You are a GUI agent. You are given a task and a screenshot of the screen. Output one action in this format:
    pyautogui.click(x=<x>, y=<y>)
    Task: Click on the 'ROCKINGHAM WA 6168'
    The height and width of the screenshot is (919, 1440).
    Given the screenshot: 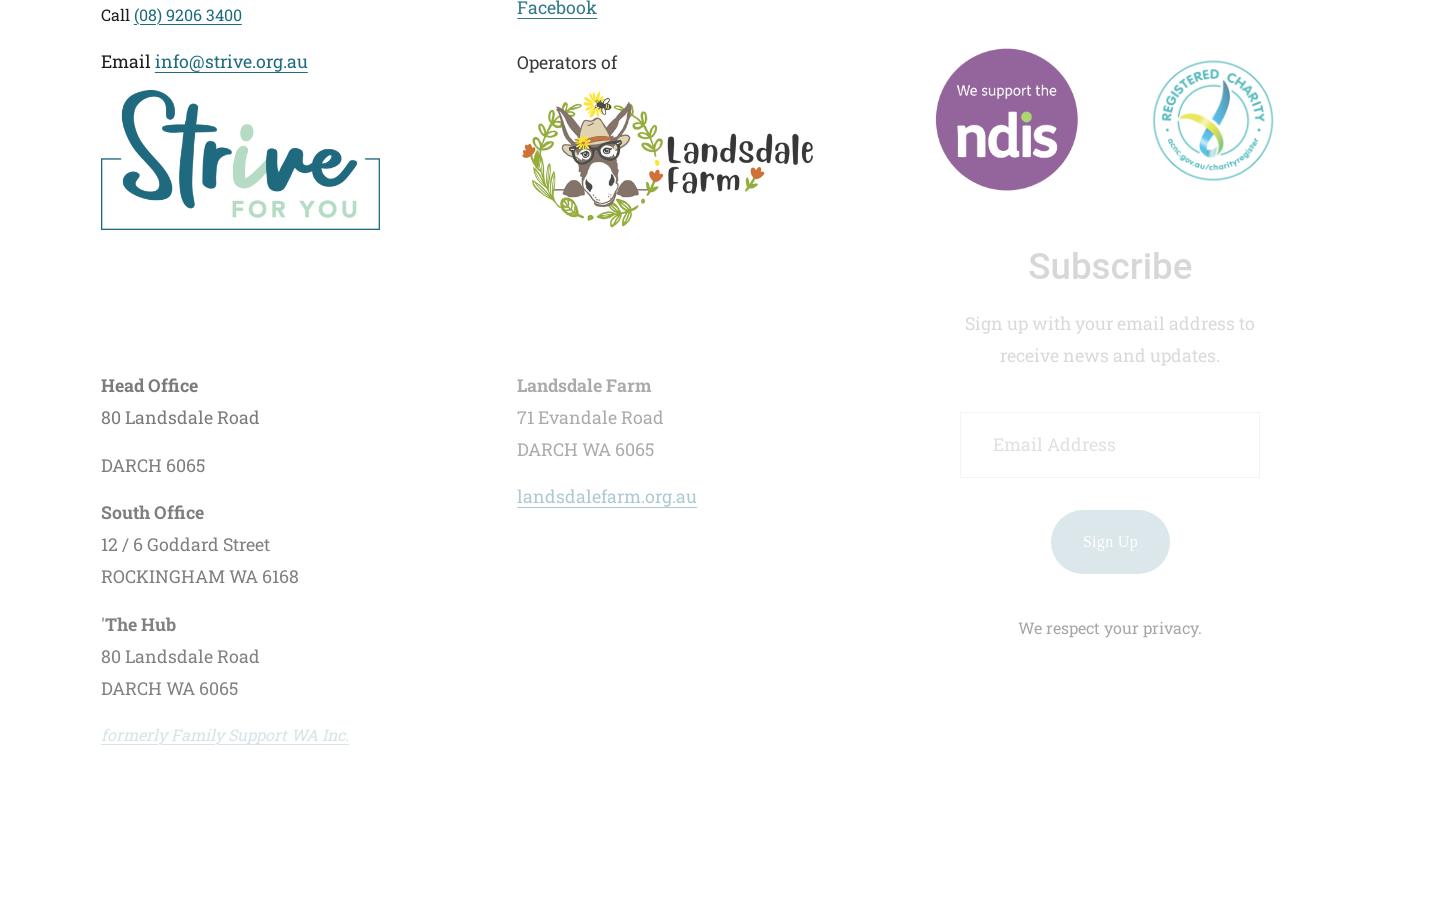 What is the action you would take?
    pyautogui.click(x=199, y=576)
    